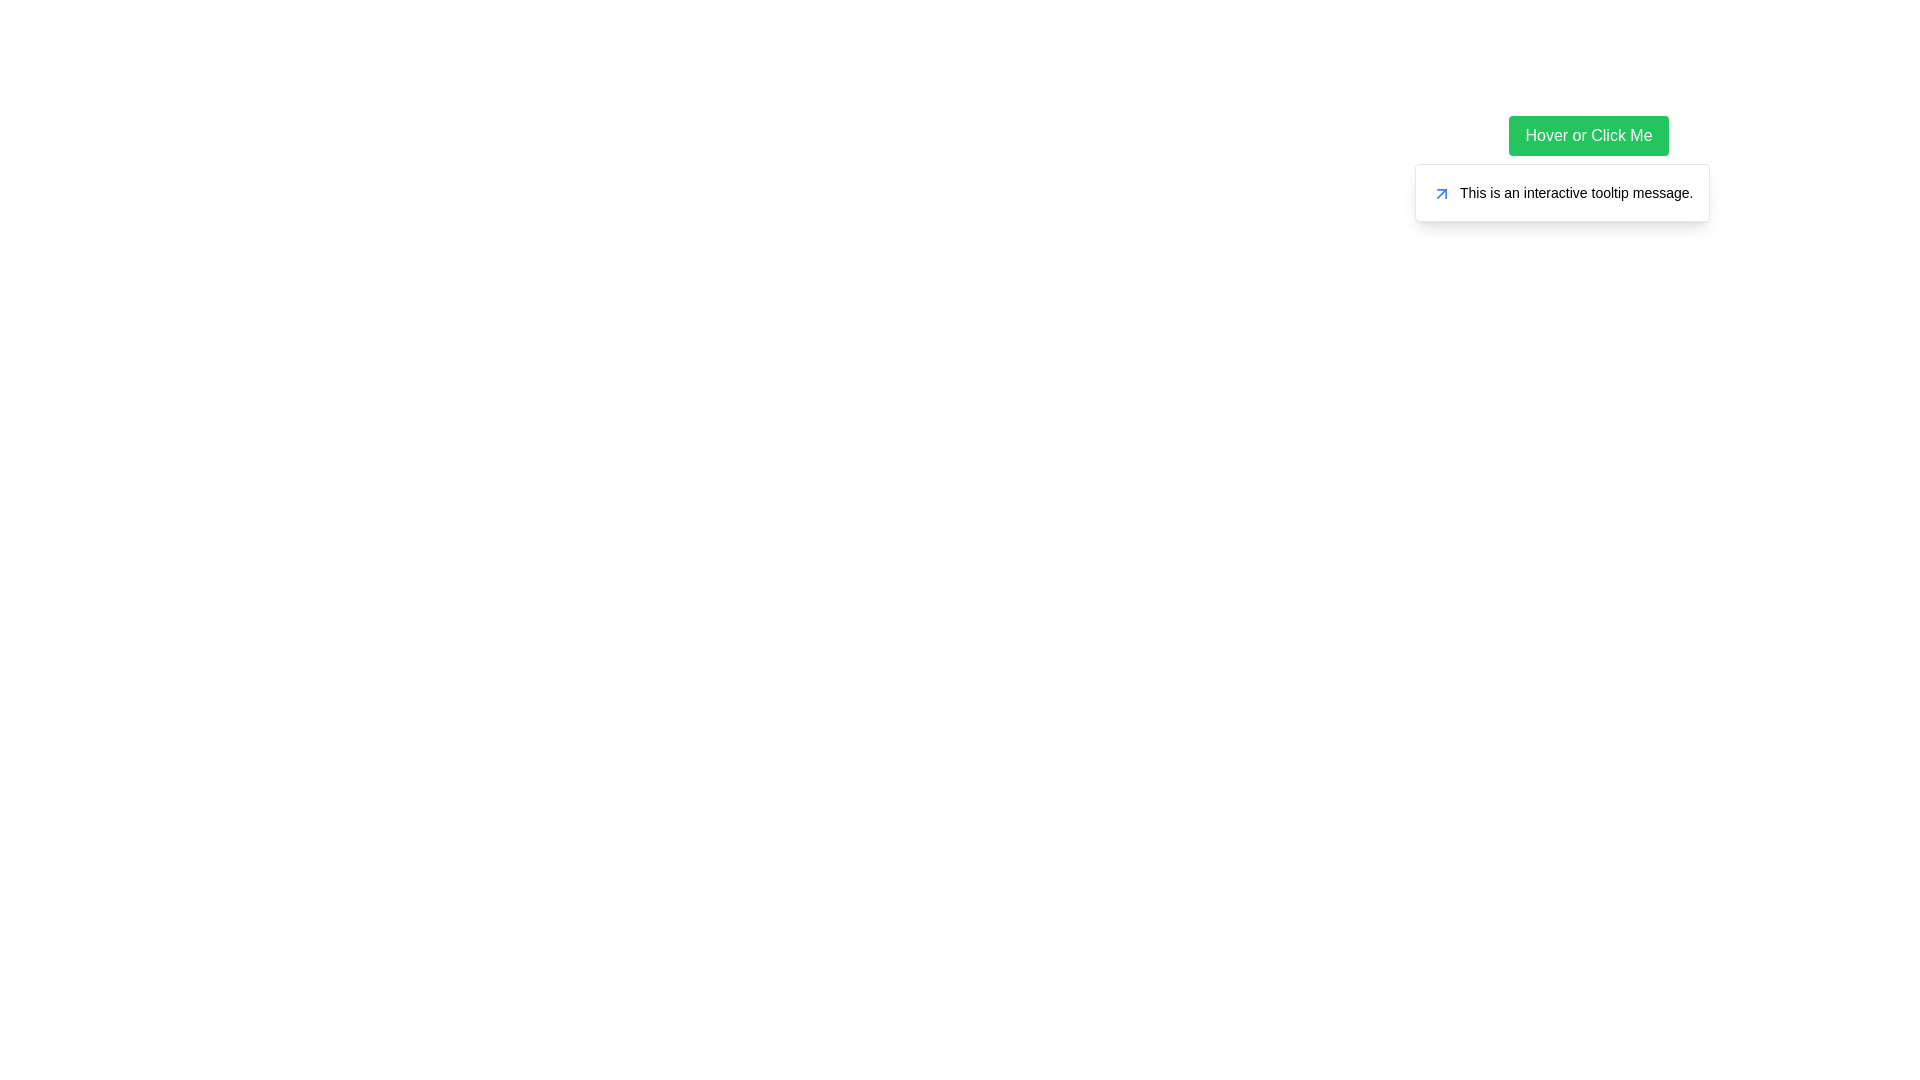 This screenshot has width=1920, height=1080. What do you see at coordinates (1575, 192) in the screenshot?
I see `message displayed in the tooltip that states 'This is an interactive tooltip message.' This text label is styled with a small font size and is located within a tooltip box, horizontally aligned with other elements` at bounding box center [1575, 192].